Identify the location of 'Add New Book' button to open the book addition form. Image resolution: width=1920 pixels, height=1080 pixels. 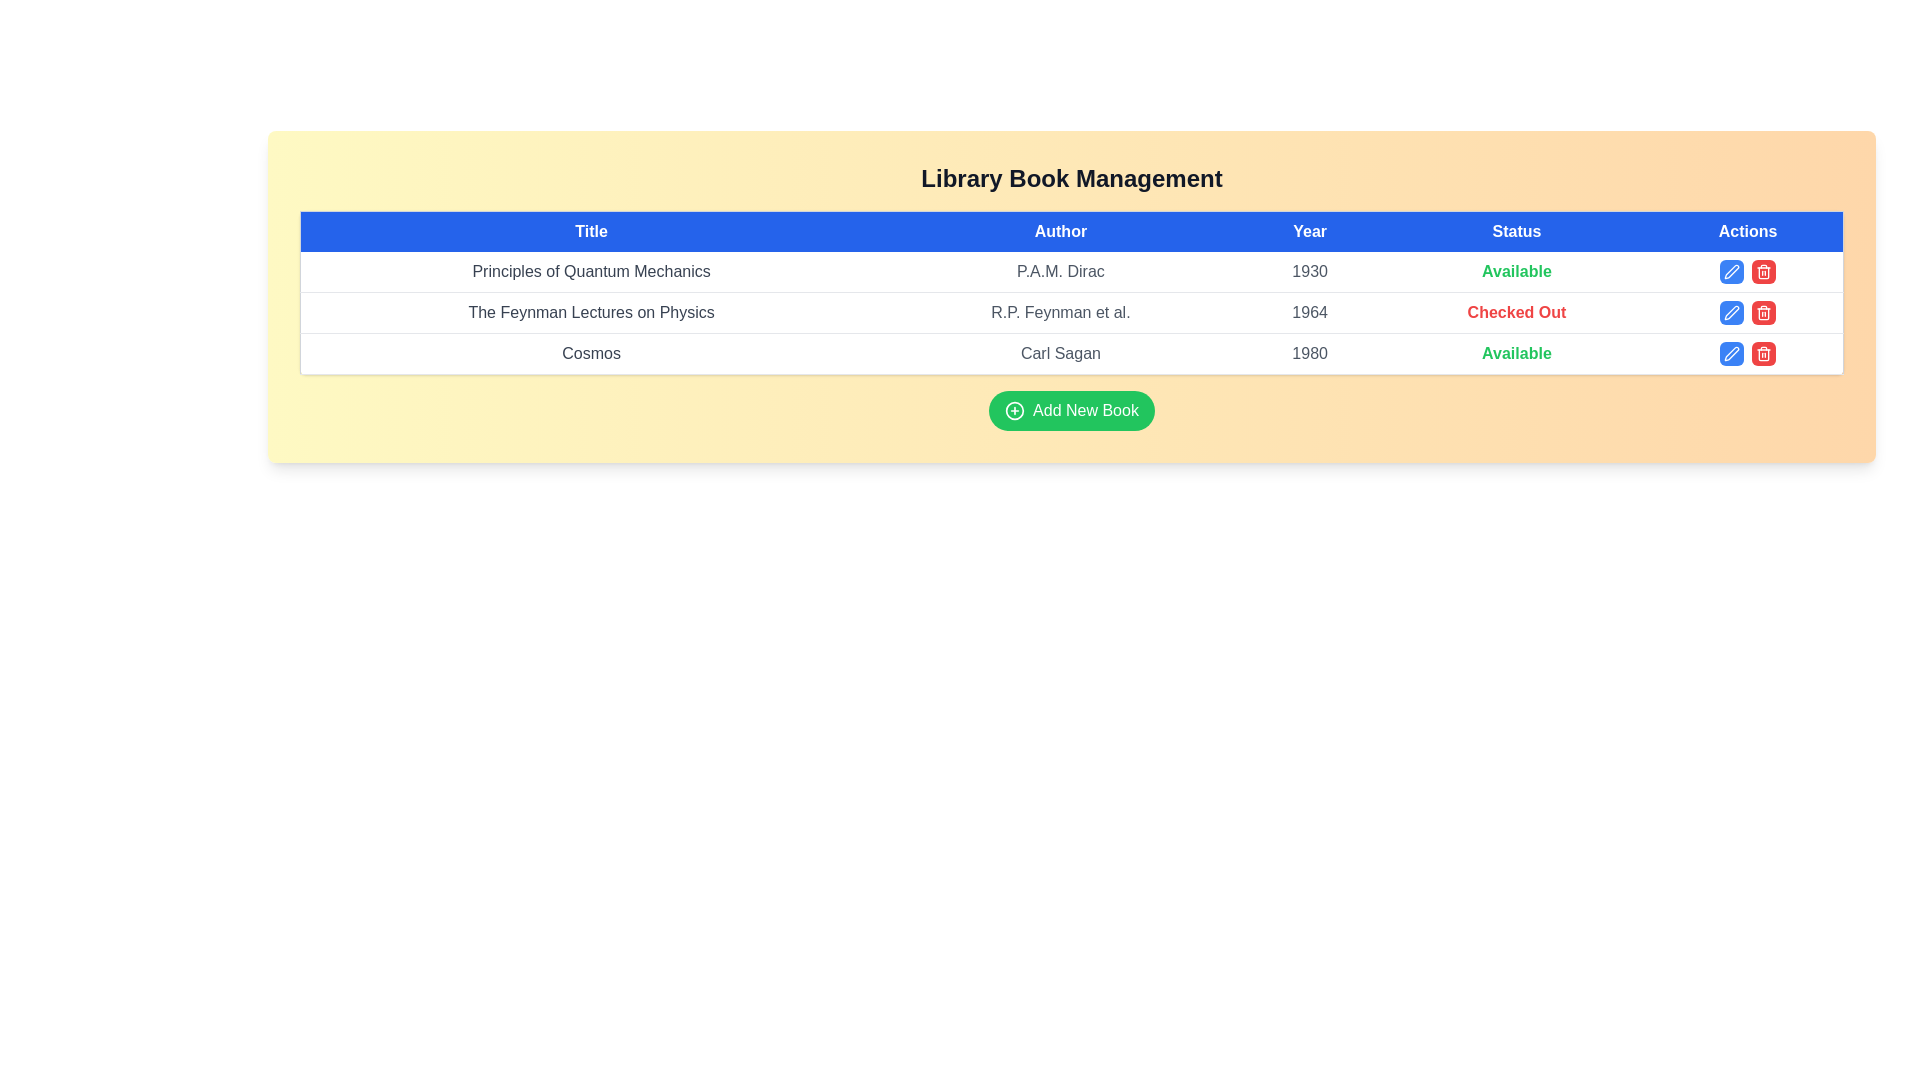
(1070, 410).